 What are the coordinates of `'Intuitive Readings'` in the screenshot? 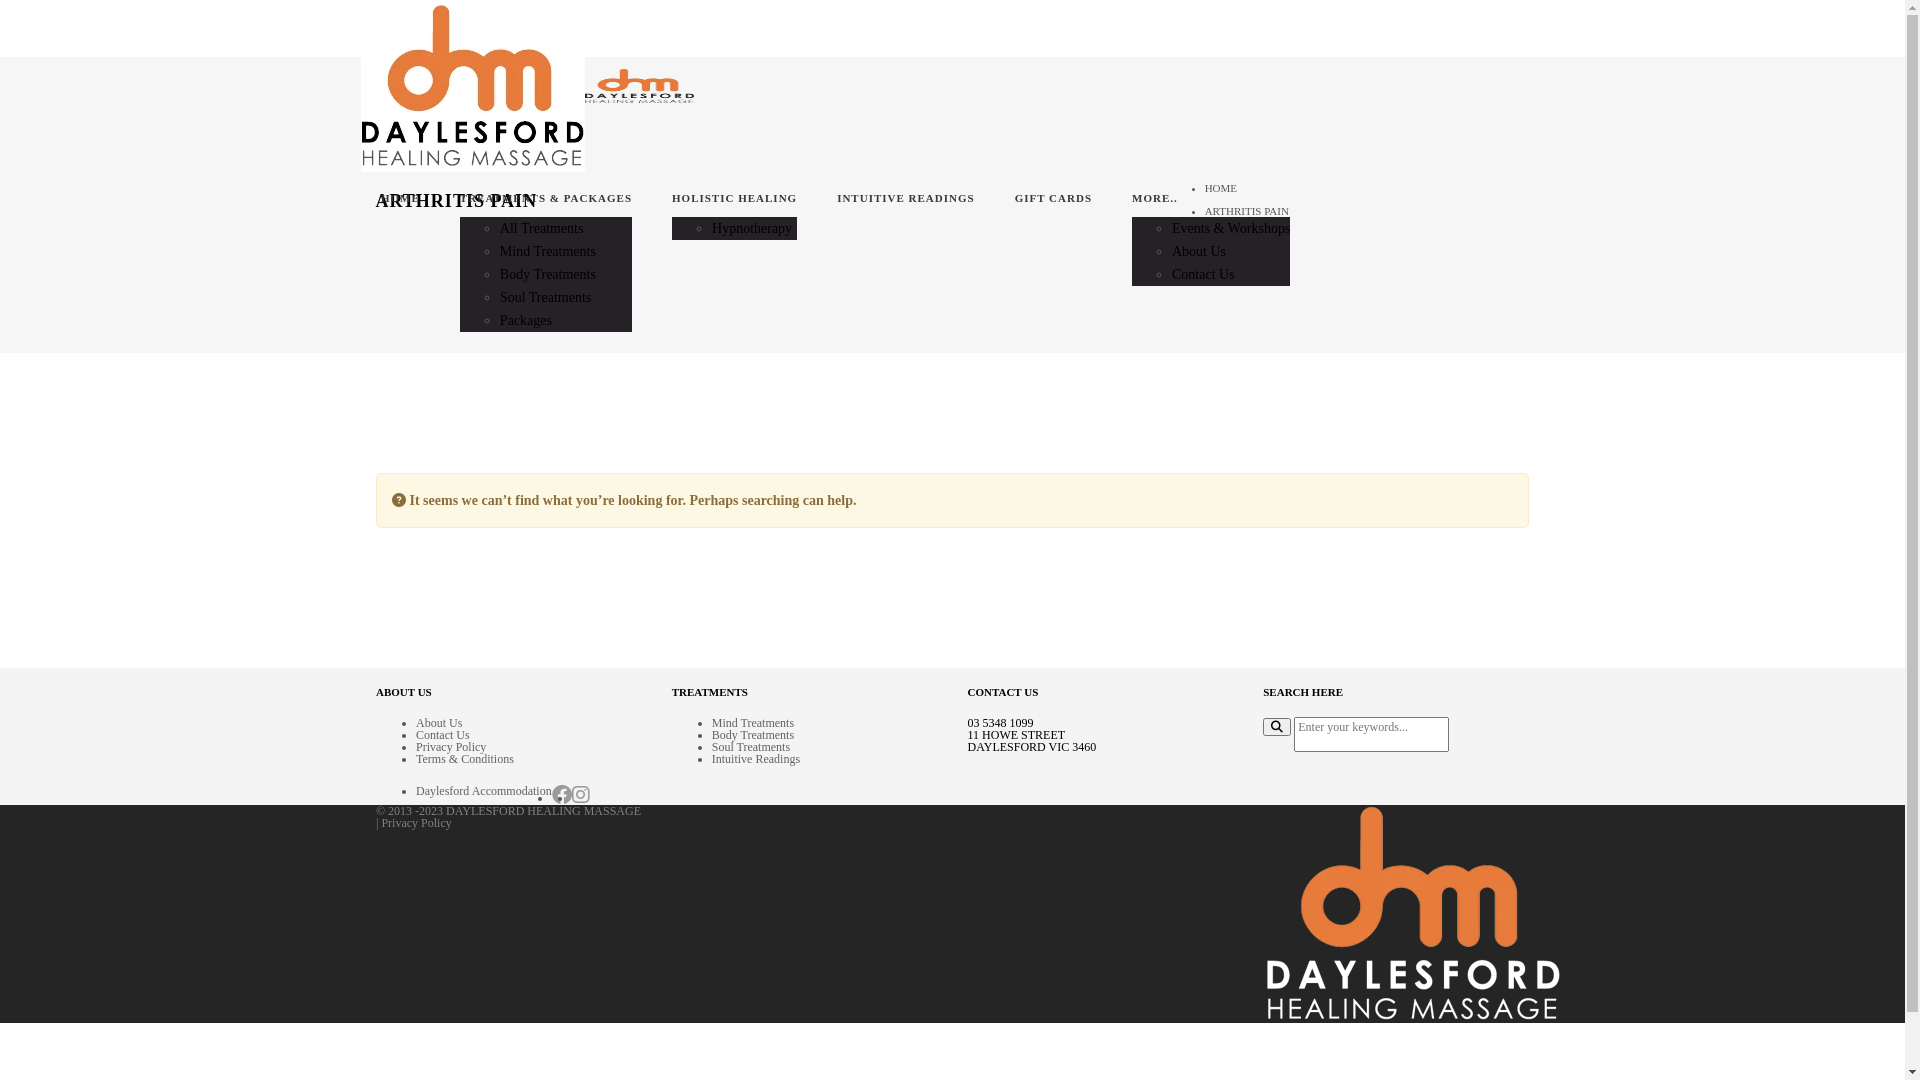 It's located at (755, 759).